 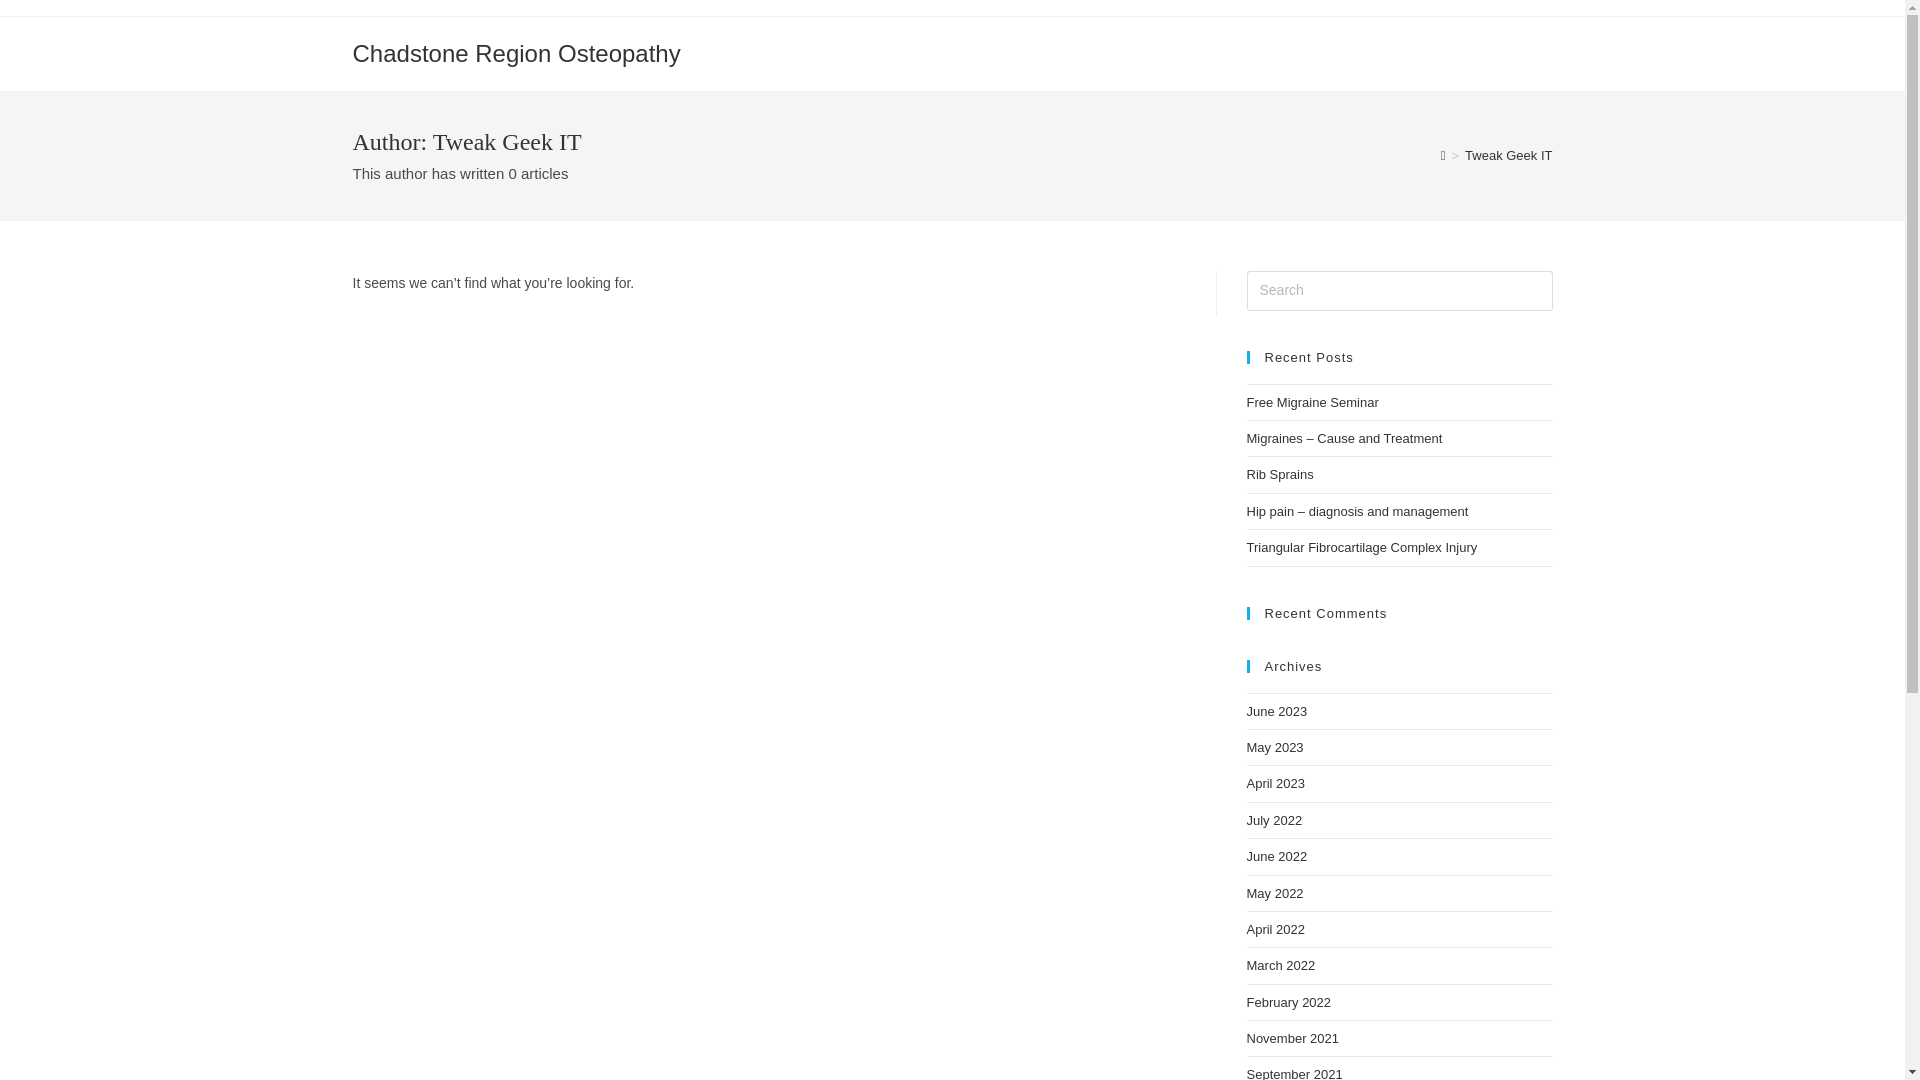 I want to click on 'Tweak Geek IT', so click(x=1508, y=154).